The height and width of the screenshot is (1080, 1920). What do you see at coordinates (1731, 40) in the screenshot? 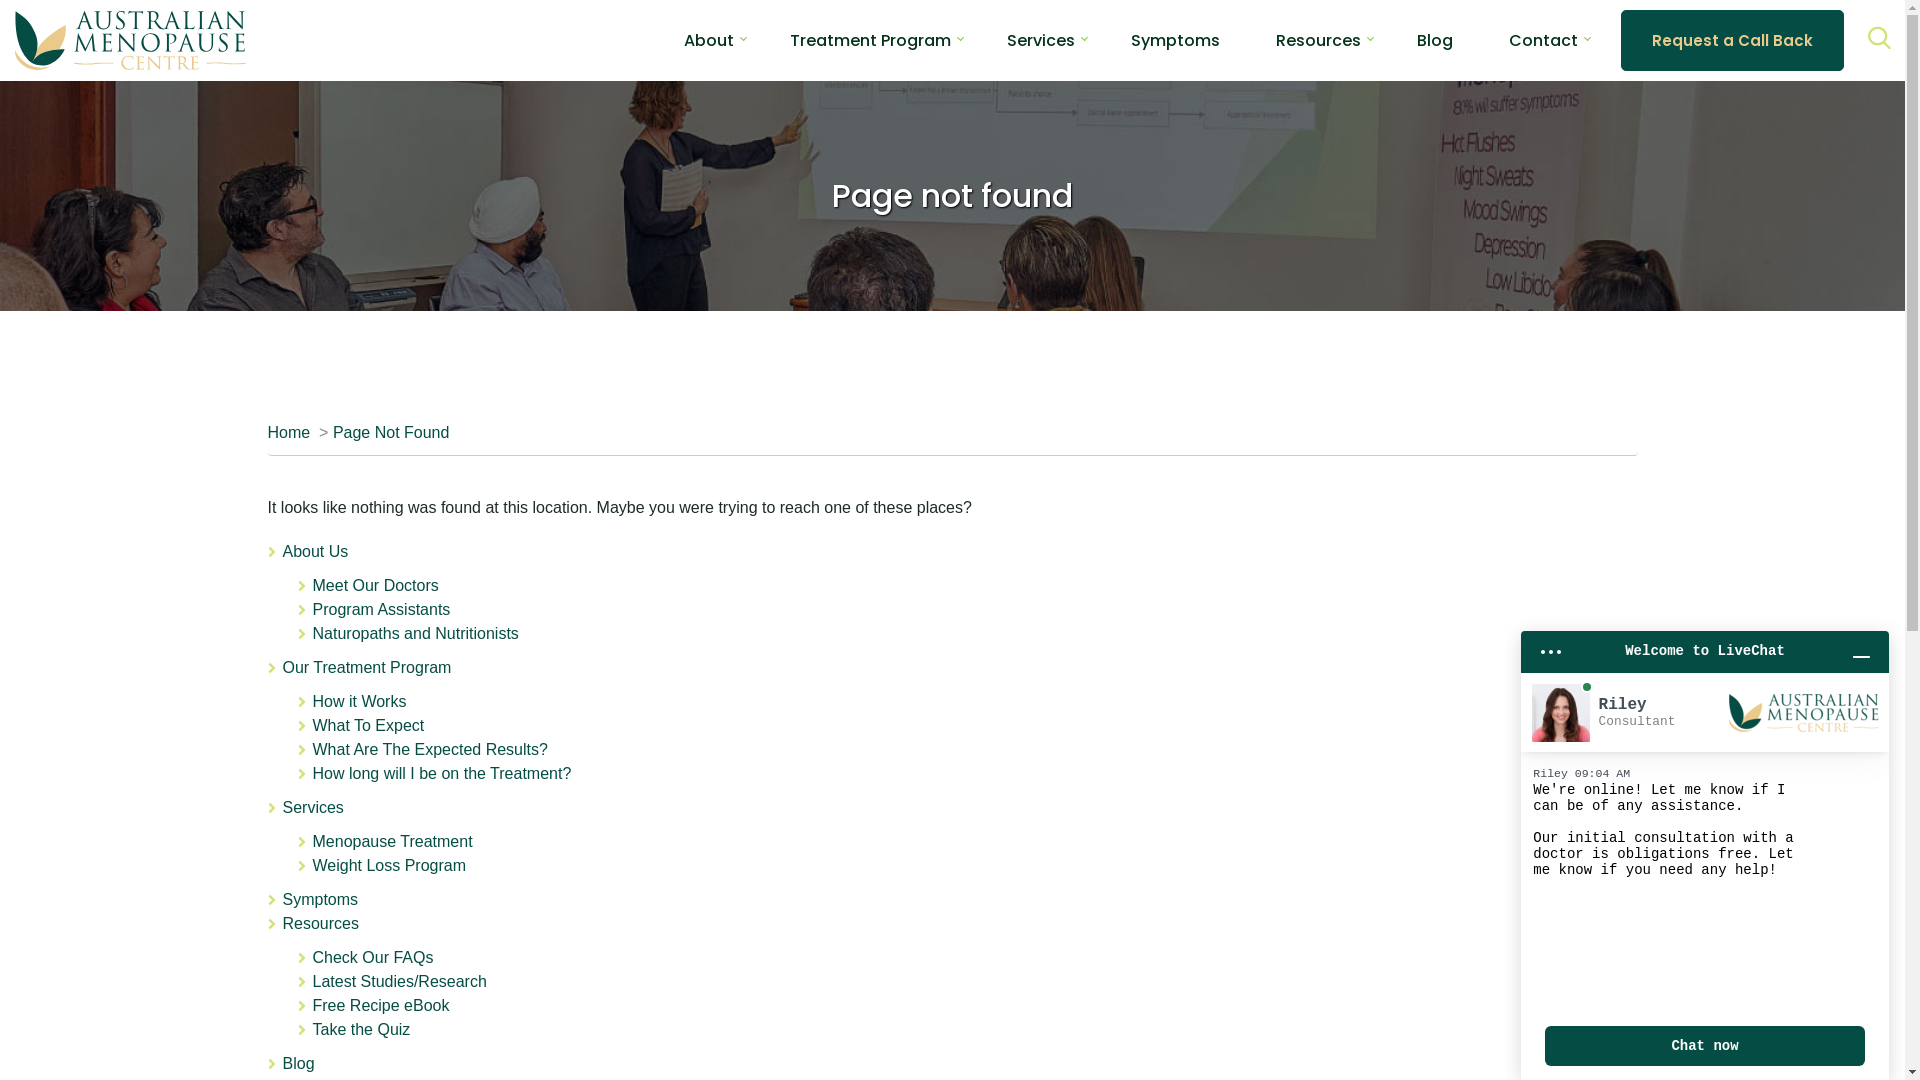
I see `'Request a Call Back'` at bounding box center [1731, 40].